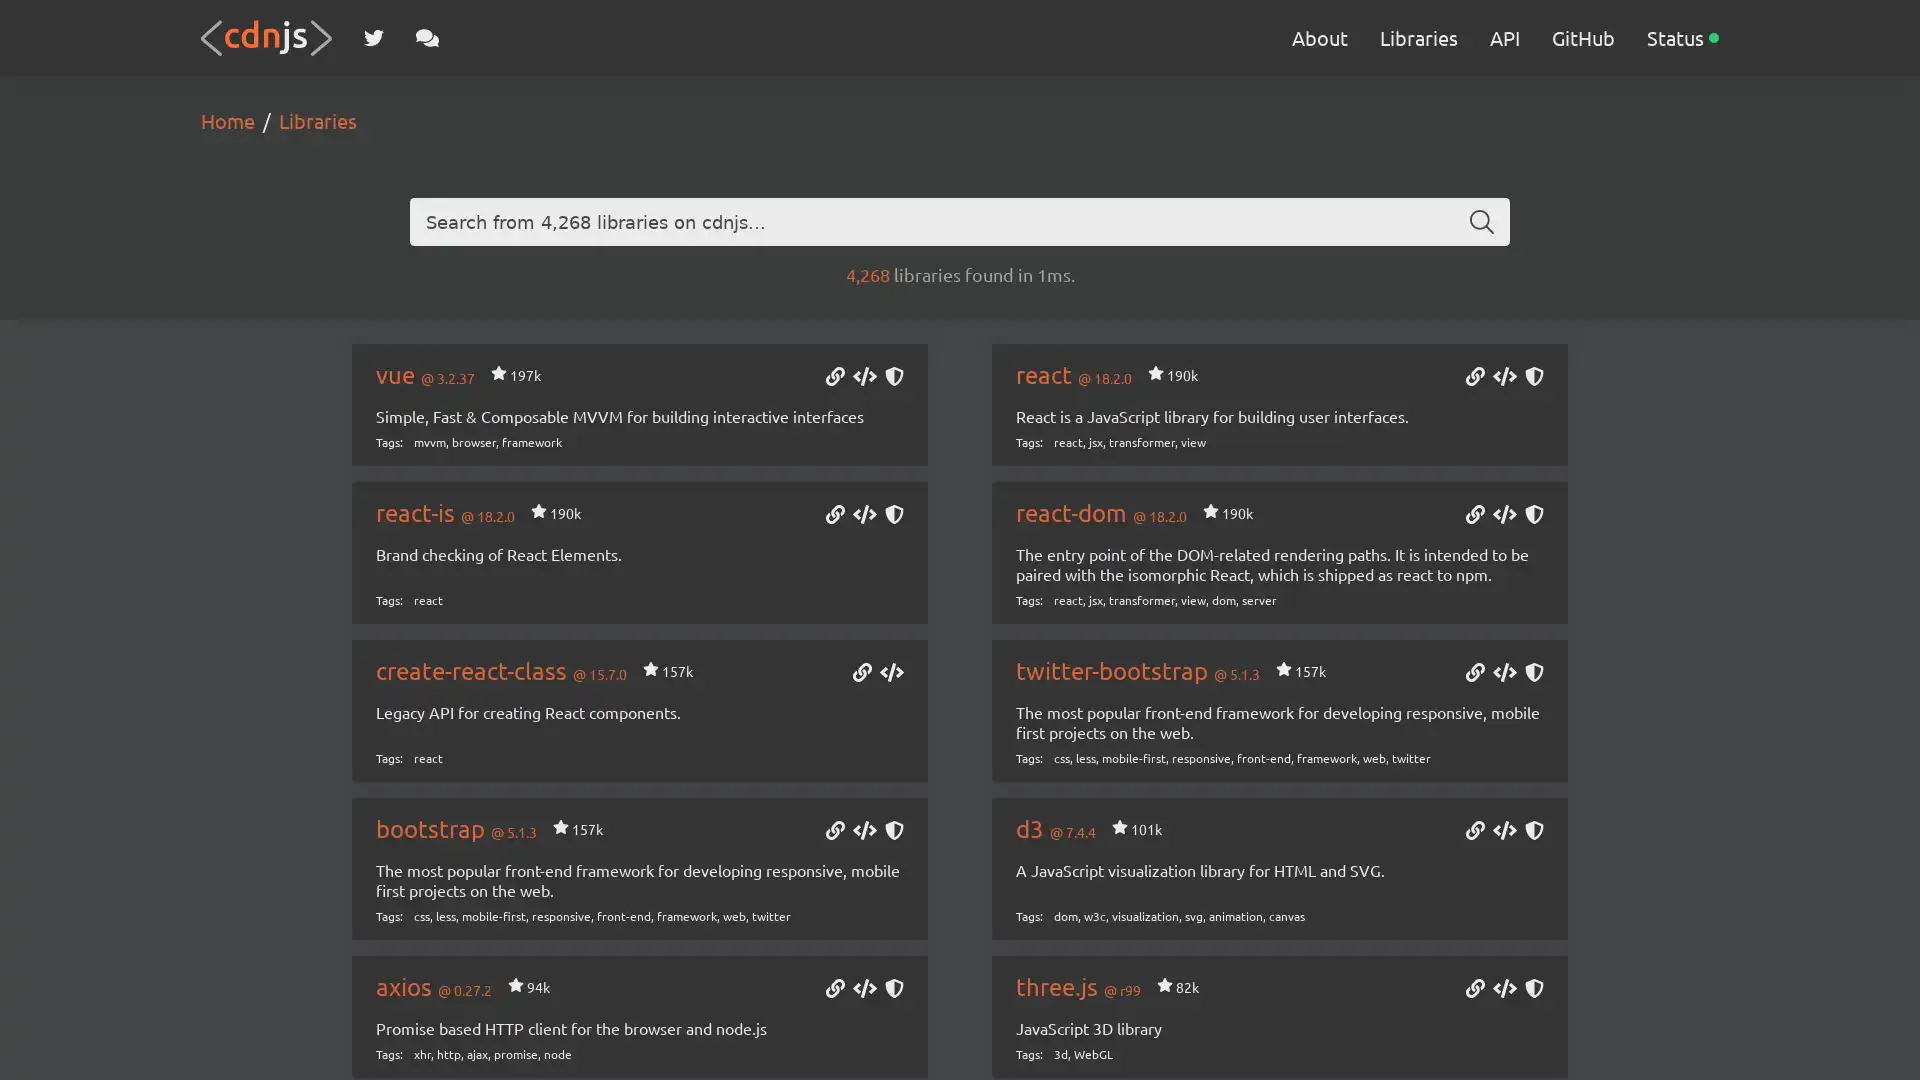 The height and width of the screenshot is (1080, 1920). Describe the element at coordinates (834, 515) in the screenshot. I see `Copy URL` at that location.